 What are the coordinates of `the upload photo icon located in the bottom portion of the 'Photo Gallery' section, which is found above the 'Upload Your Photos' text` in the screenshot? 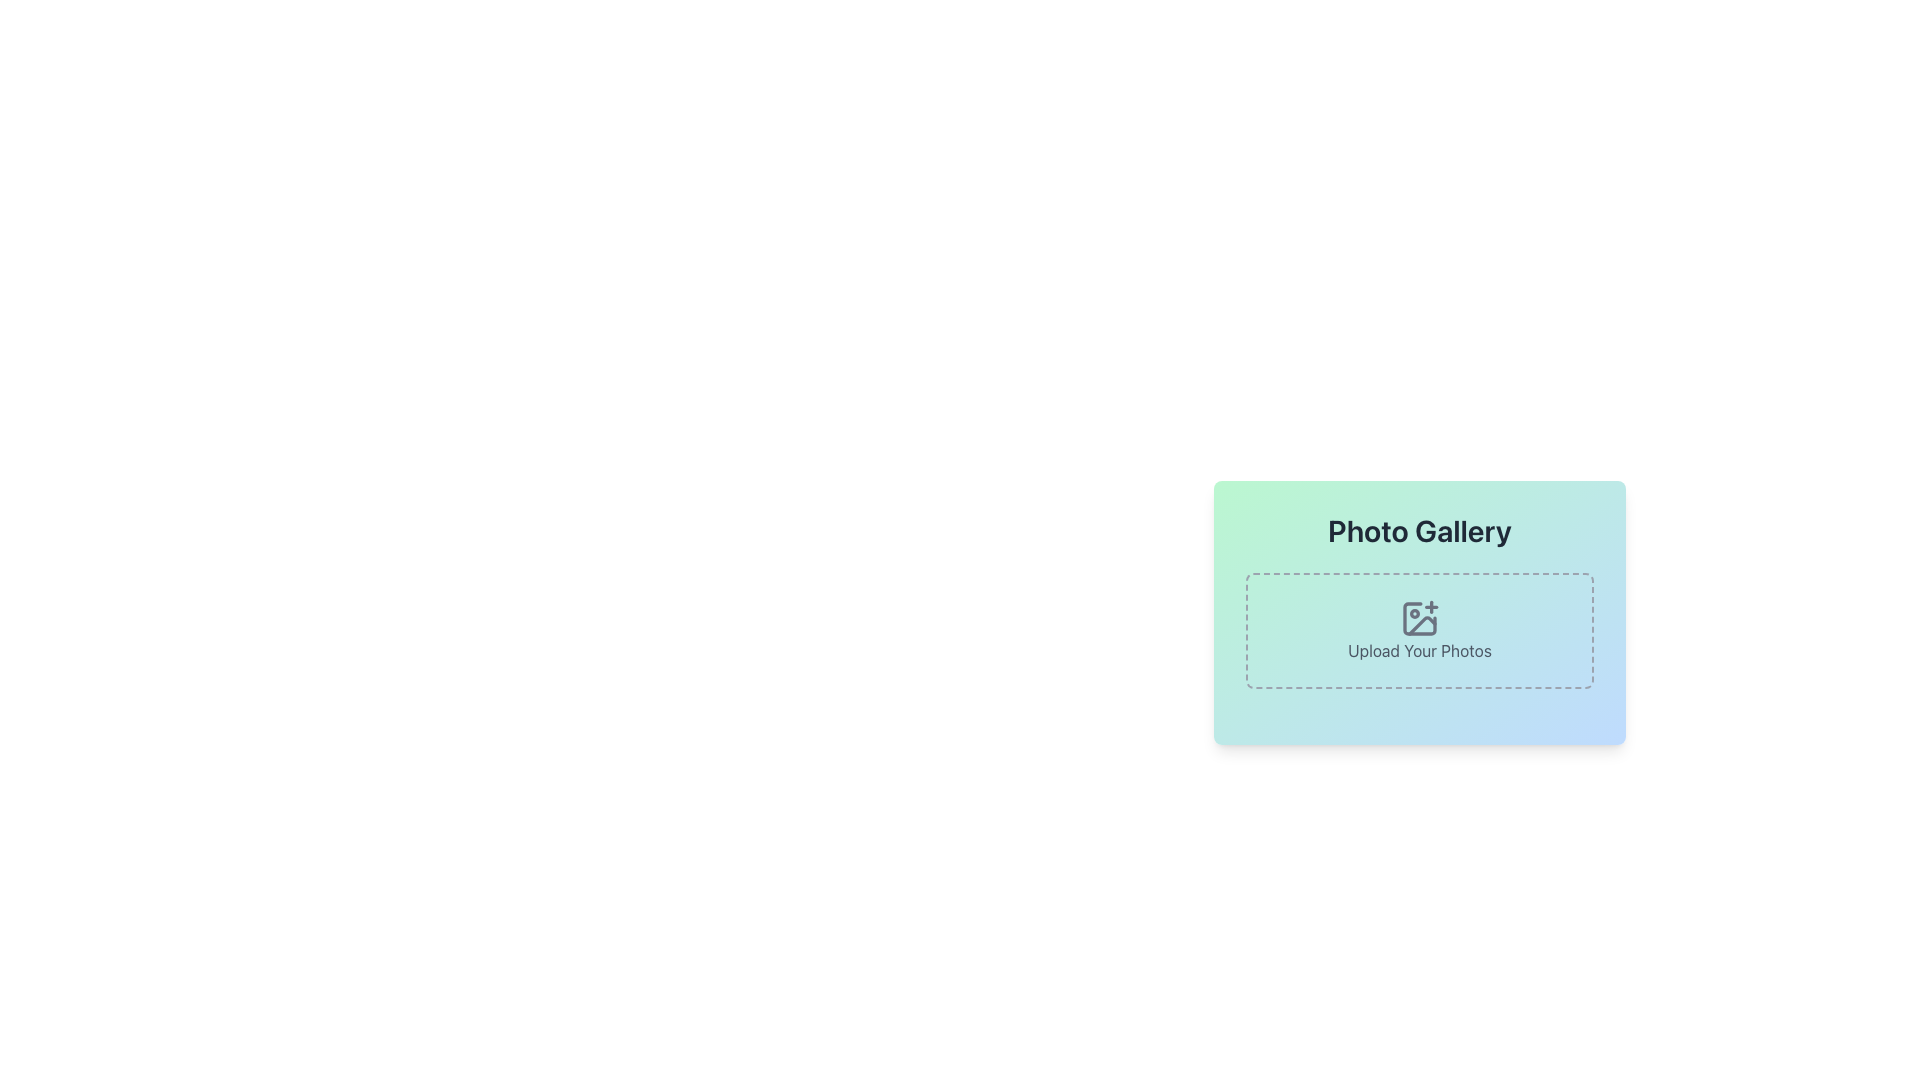 It's located at (1419, 617).